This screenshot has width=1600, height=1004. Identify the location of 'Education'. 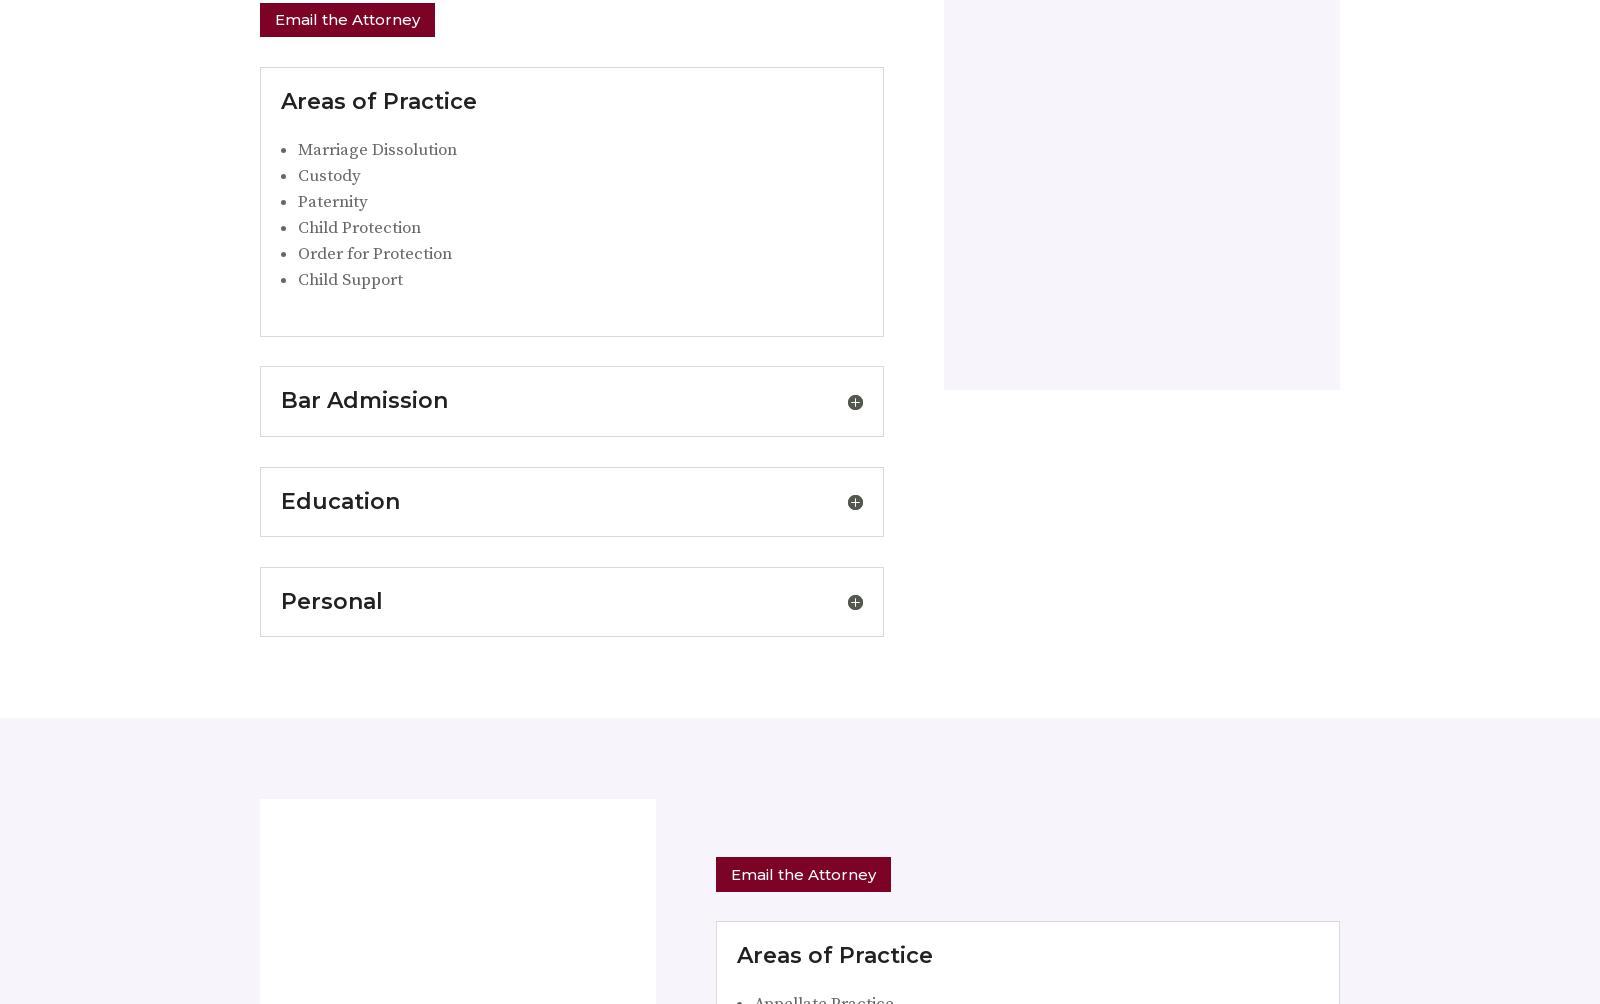
(280, 499).